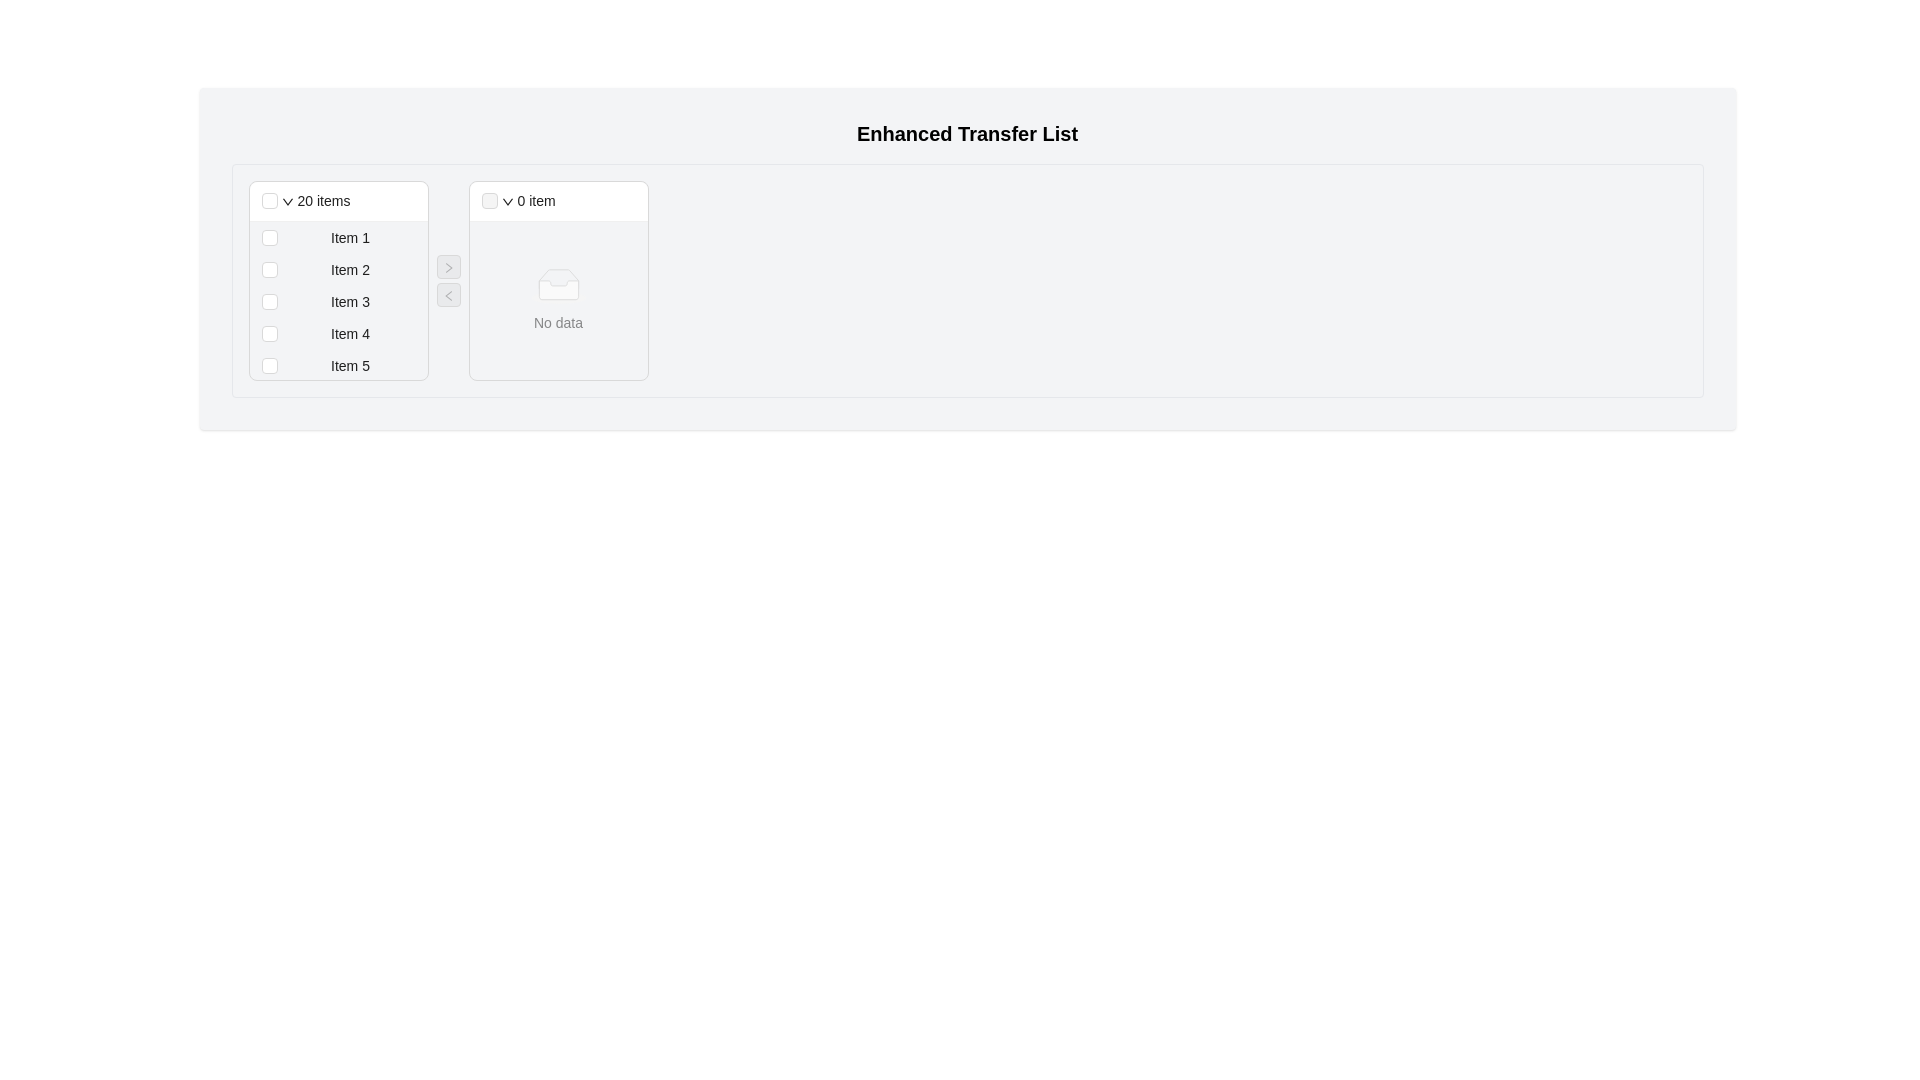  I want to click on the text label reading 'Item 5', which is the fifth element in a vertical list under the section titled '20 items', so click(350, 366).